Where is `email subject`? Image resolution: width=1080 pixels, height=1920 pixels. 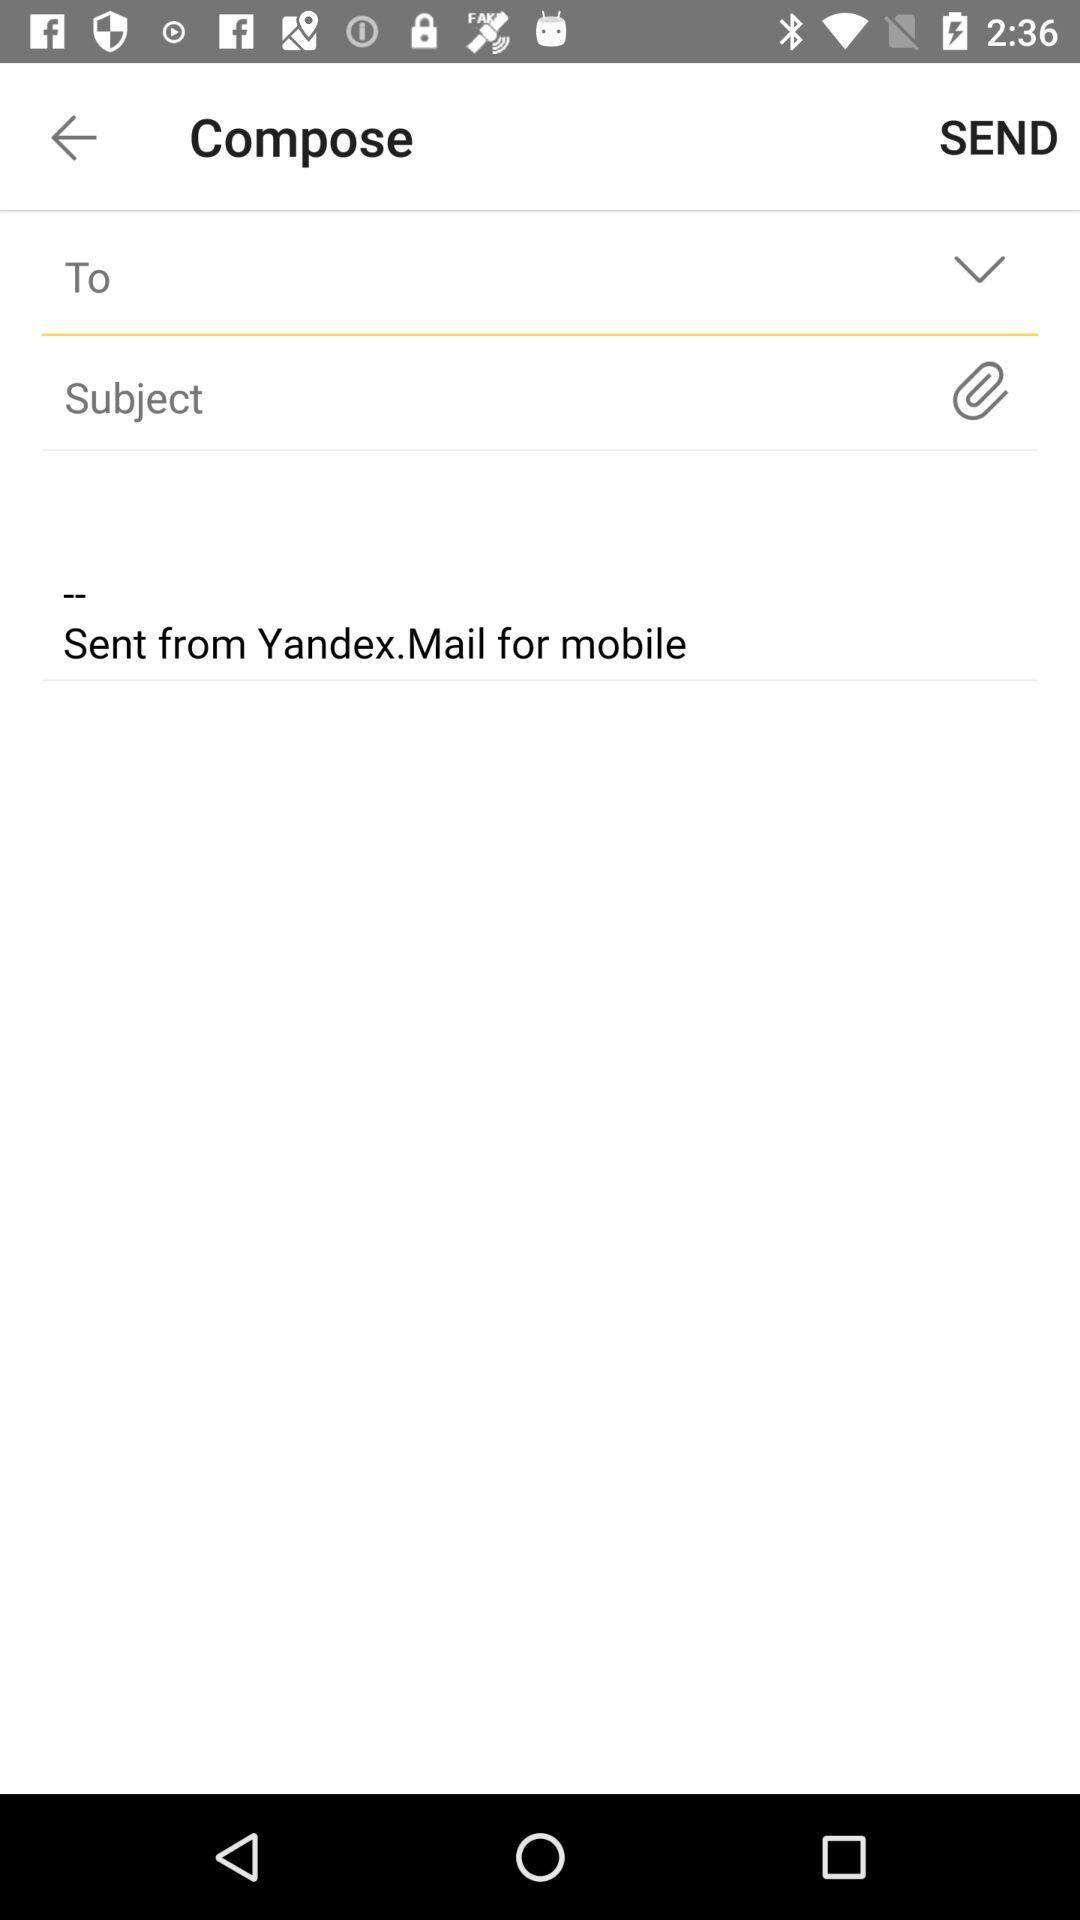 email subject is located at coordinates (540, 568).